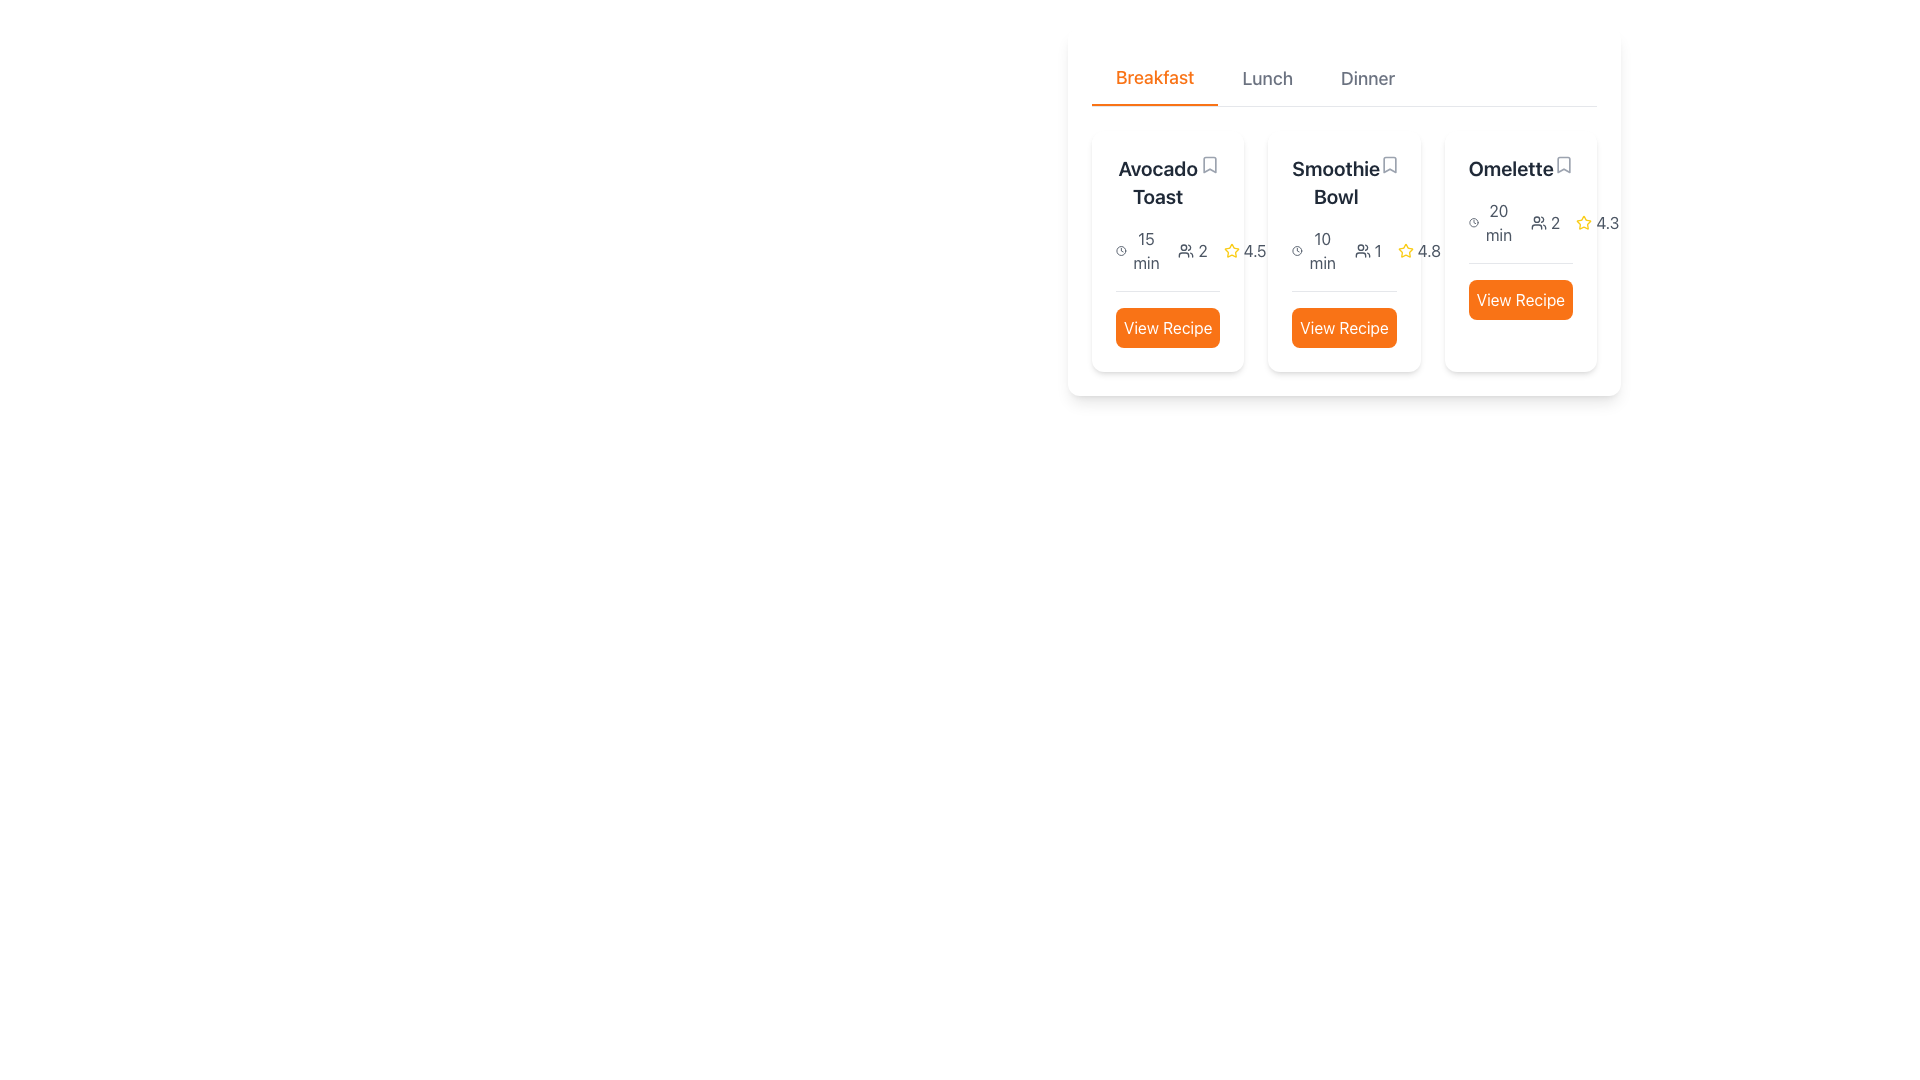 The image size is (1920, 1080). Describe the element at coordinates (1155, 77) in the screenshot. I see `the active 'Breakfast' tab` at that location.